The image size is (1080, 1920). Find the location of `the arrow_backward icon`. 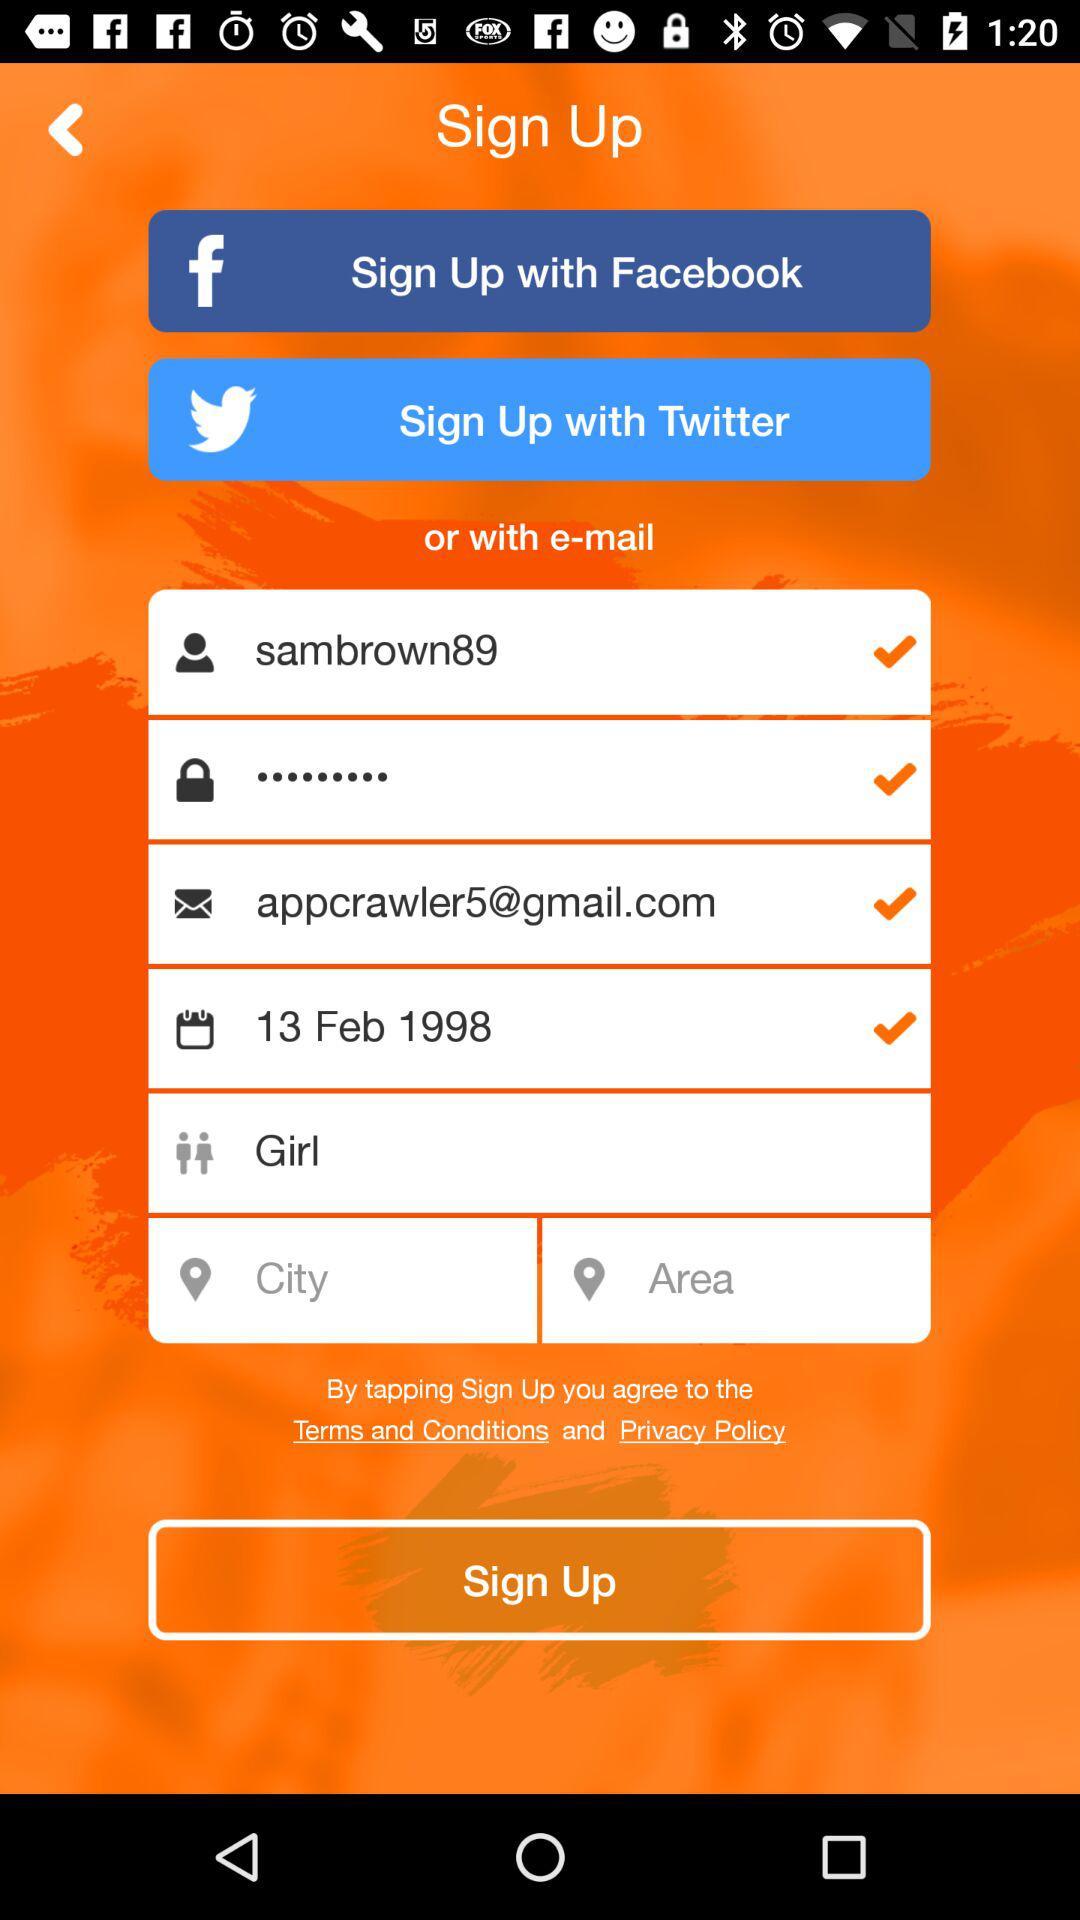

the arrow_backward icon is located at coordinates (65, 128).